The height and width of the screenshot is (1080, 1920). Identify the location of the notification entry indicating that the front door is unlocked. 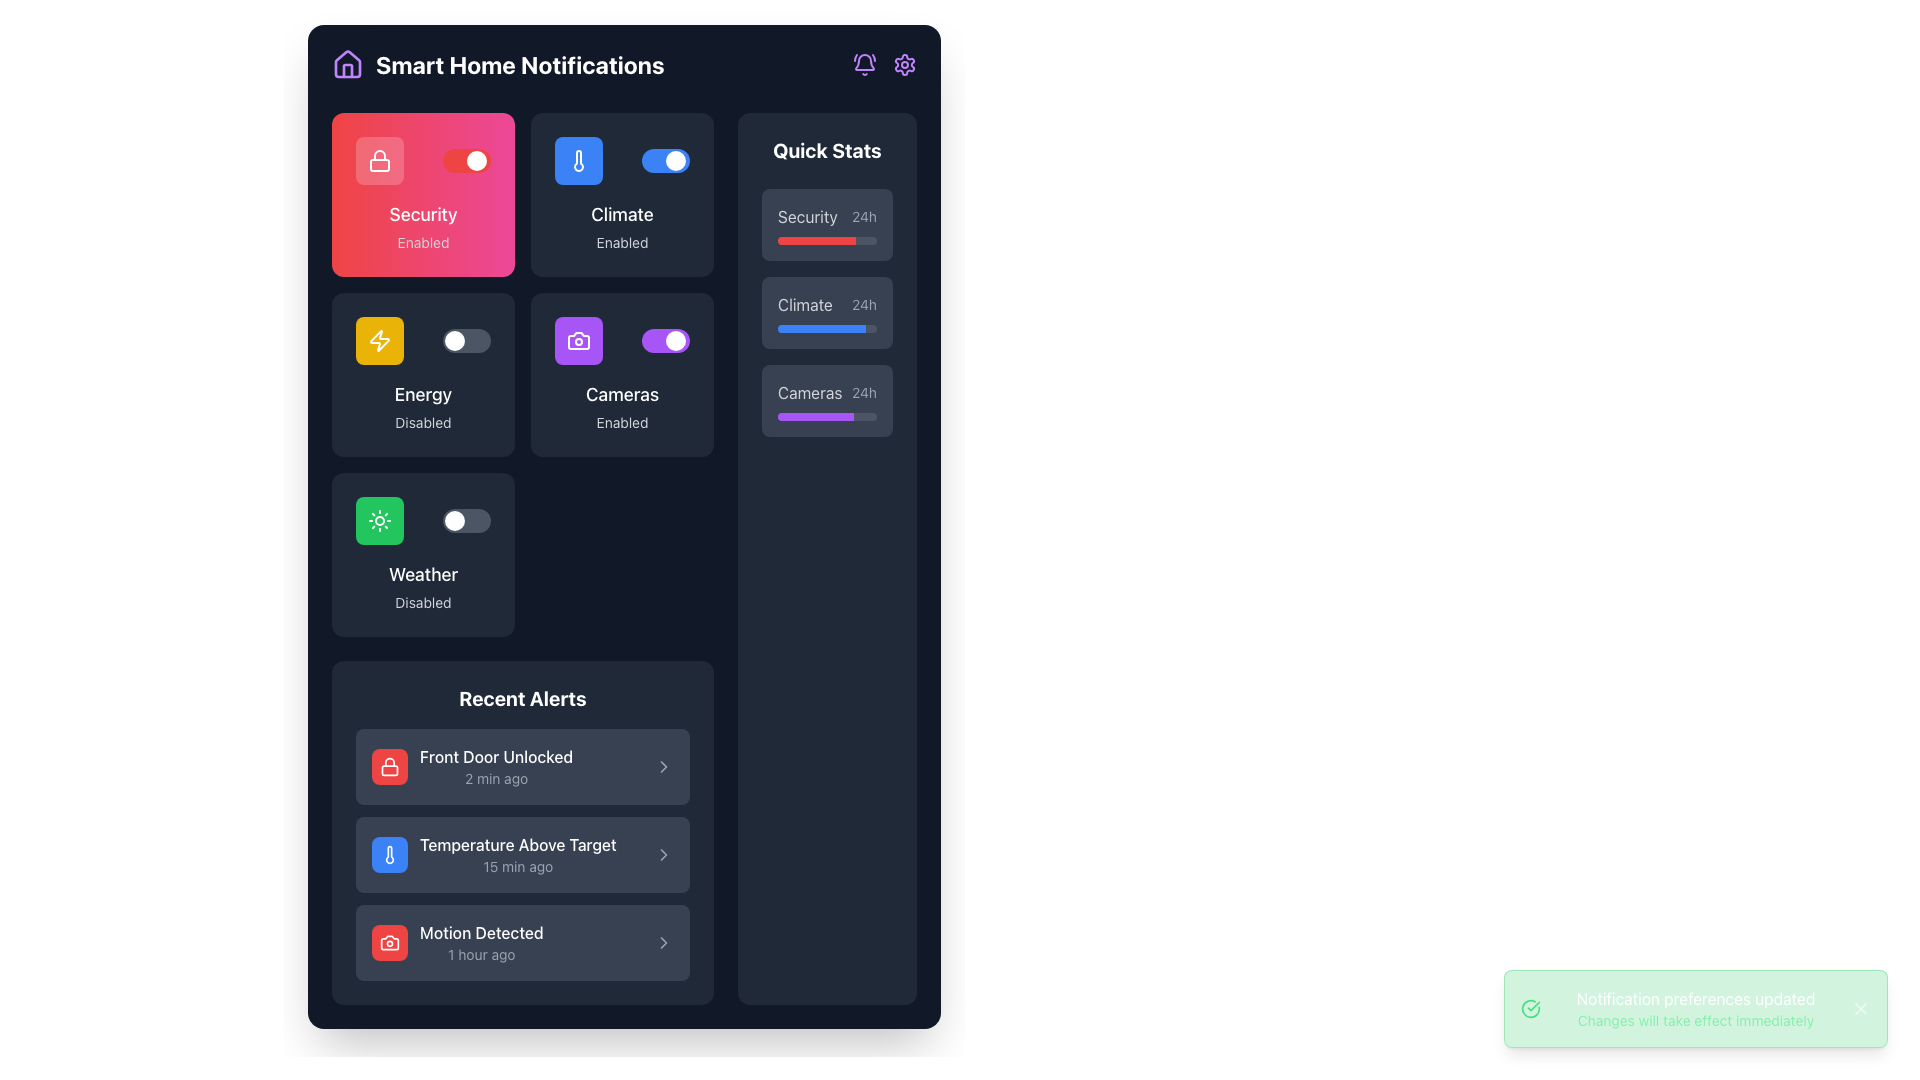
(523, 766).